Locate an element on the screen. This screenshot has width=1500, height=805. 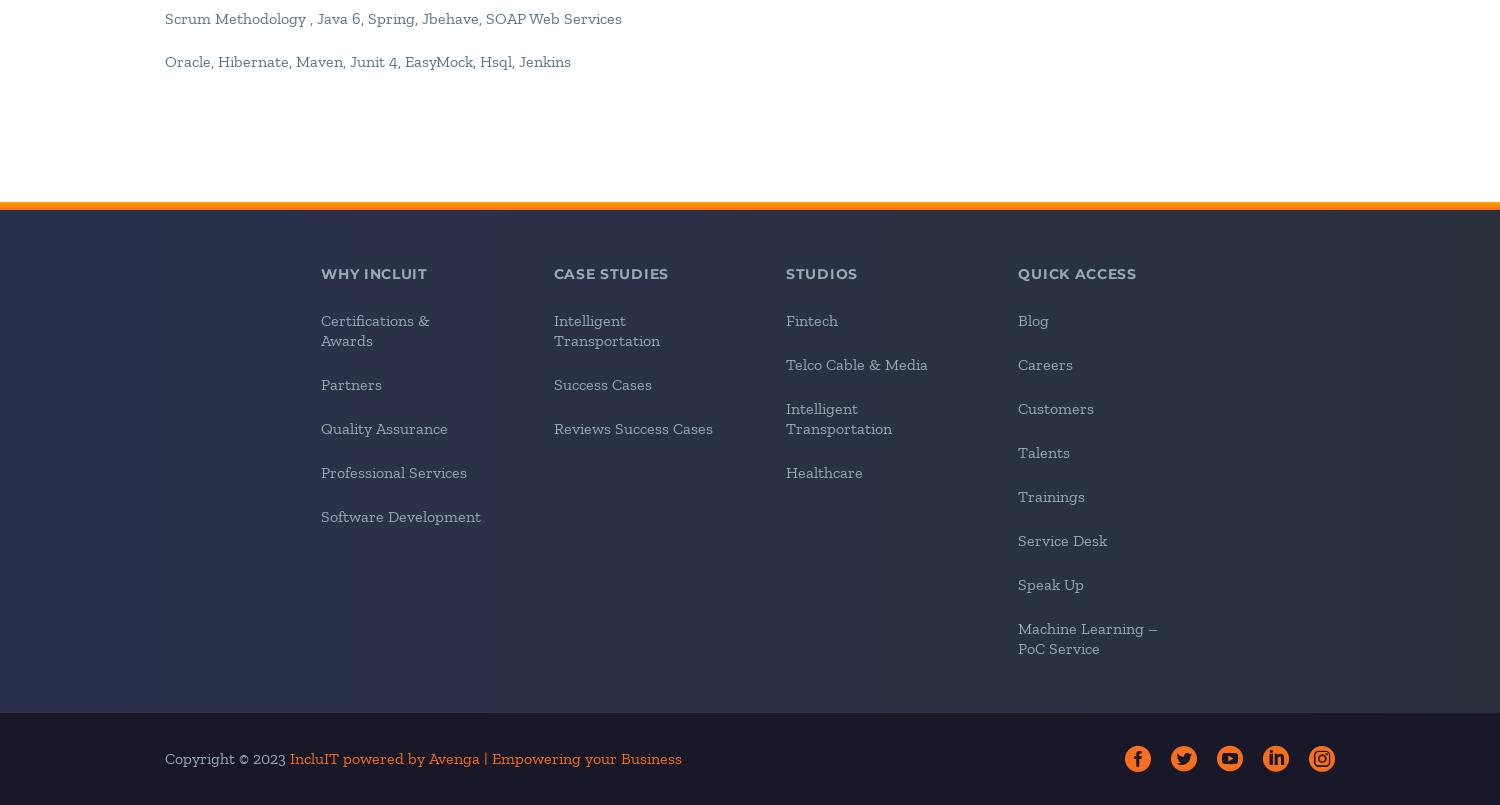
'Trainings' is located at coordinates (1051, 495).